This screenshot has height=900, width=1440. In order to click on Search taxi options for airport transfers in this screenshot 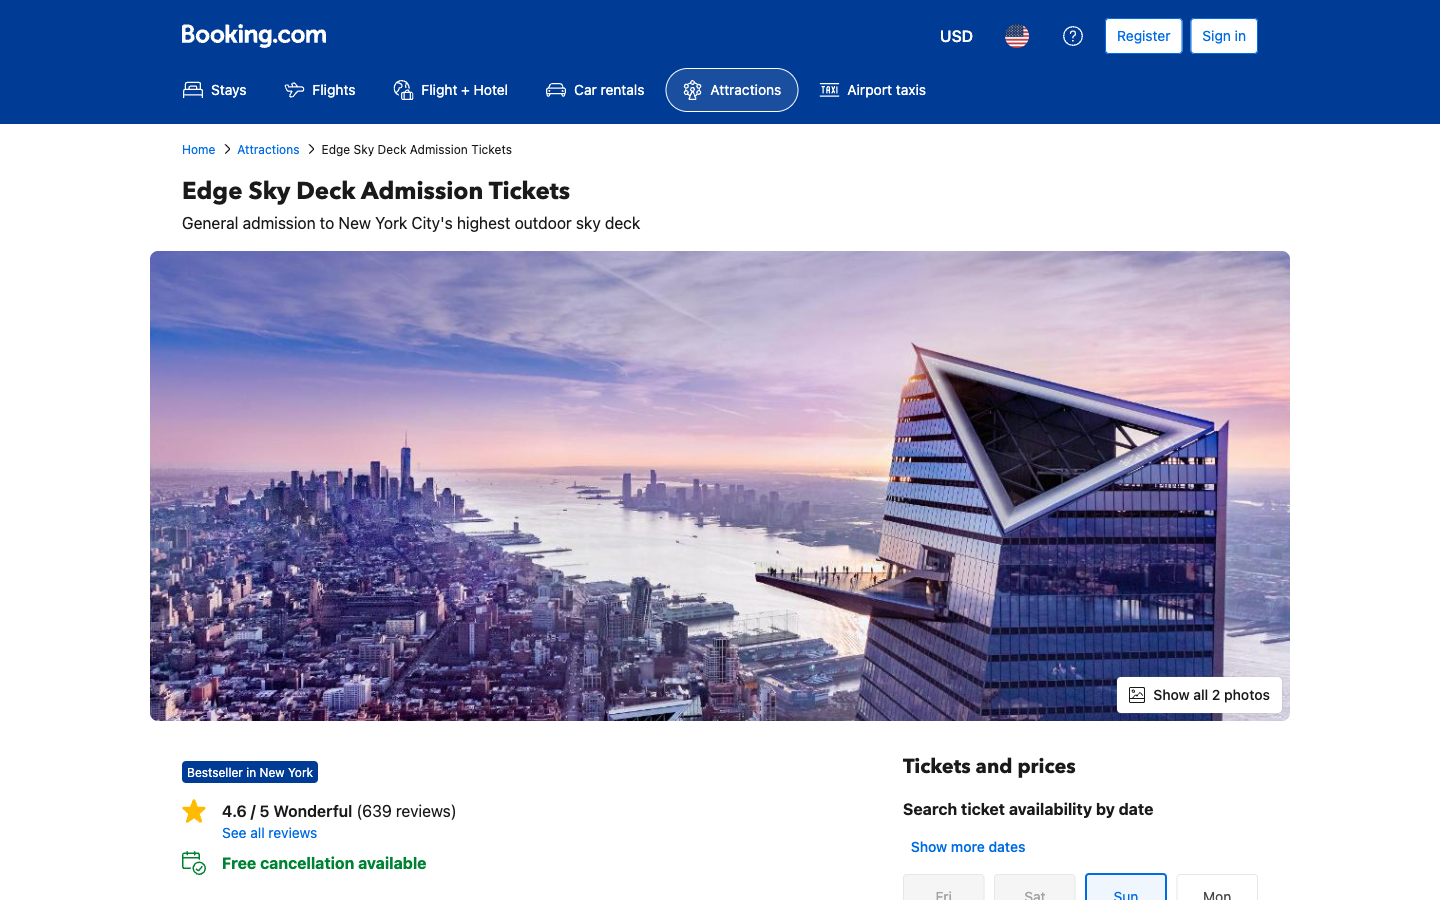, I will do `click(871, 89)`.